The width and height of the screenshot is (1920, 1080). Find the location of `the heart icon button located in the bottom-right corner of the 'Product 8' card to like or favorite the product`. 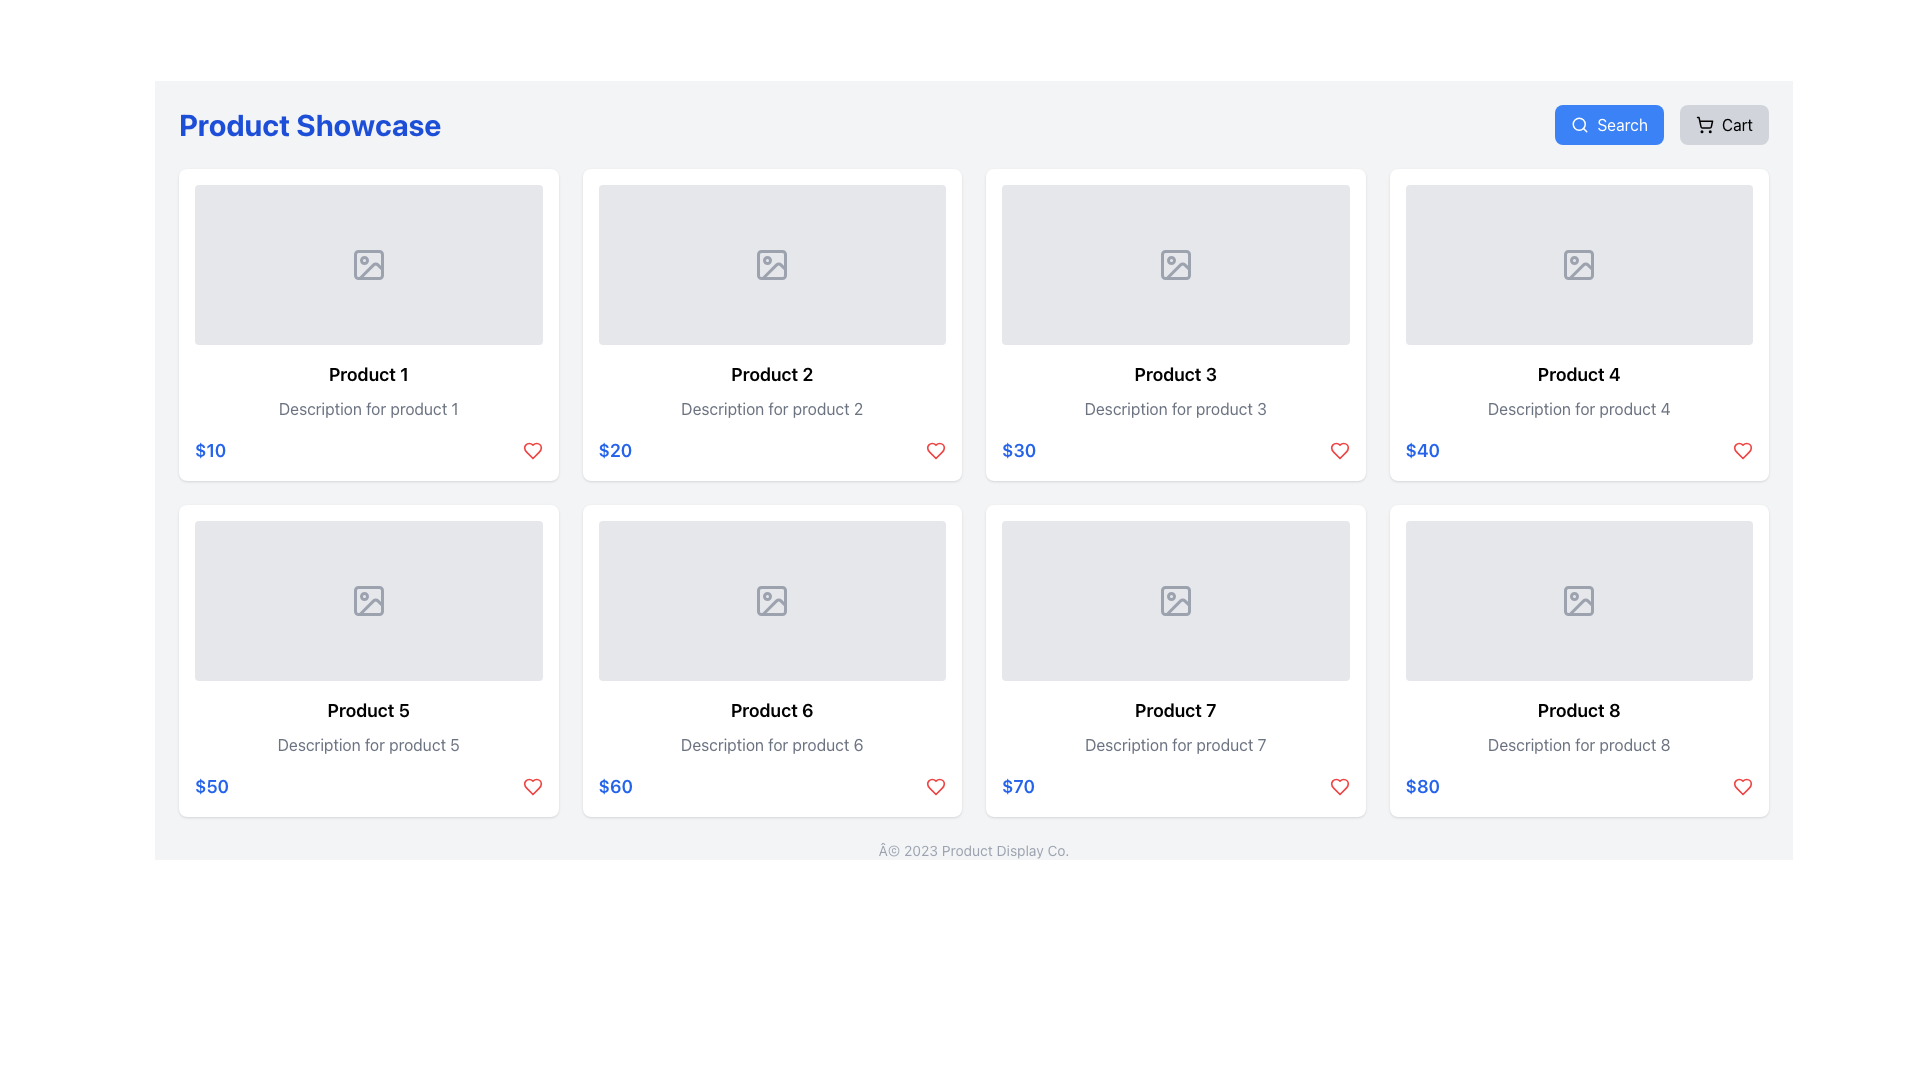

the heart icon button located in the bottom-right corner of the 'Product 8' card to like or favorite the product is located at coordinates (1741, 785).